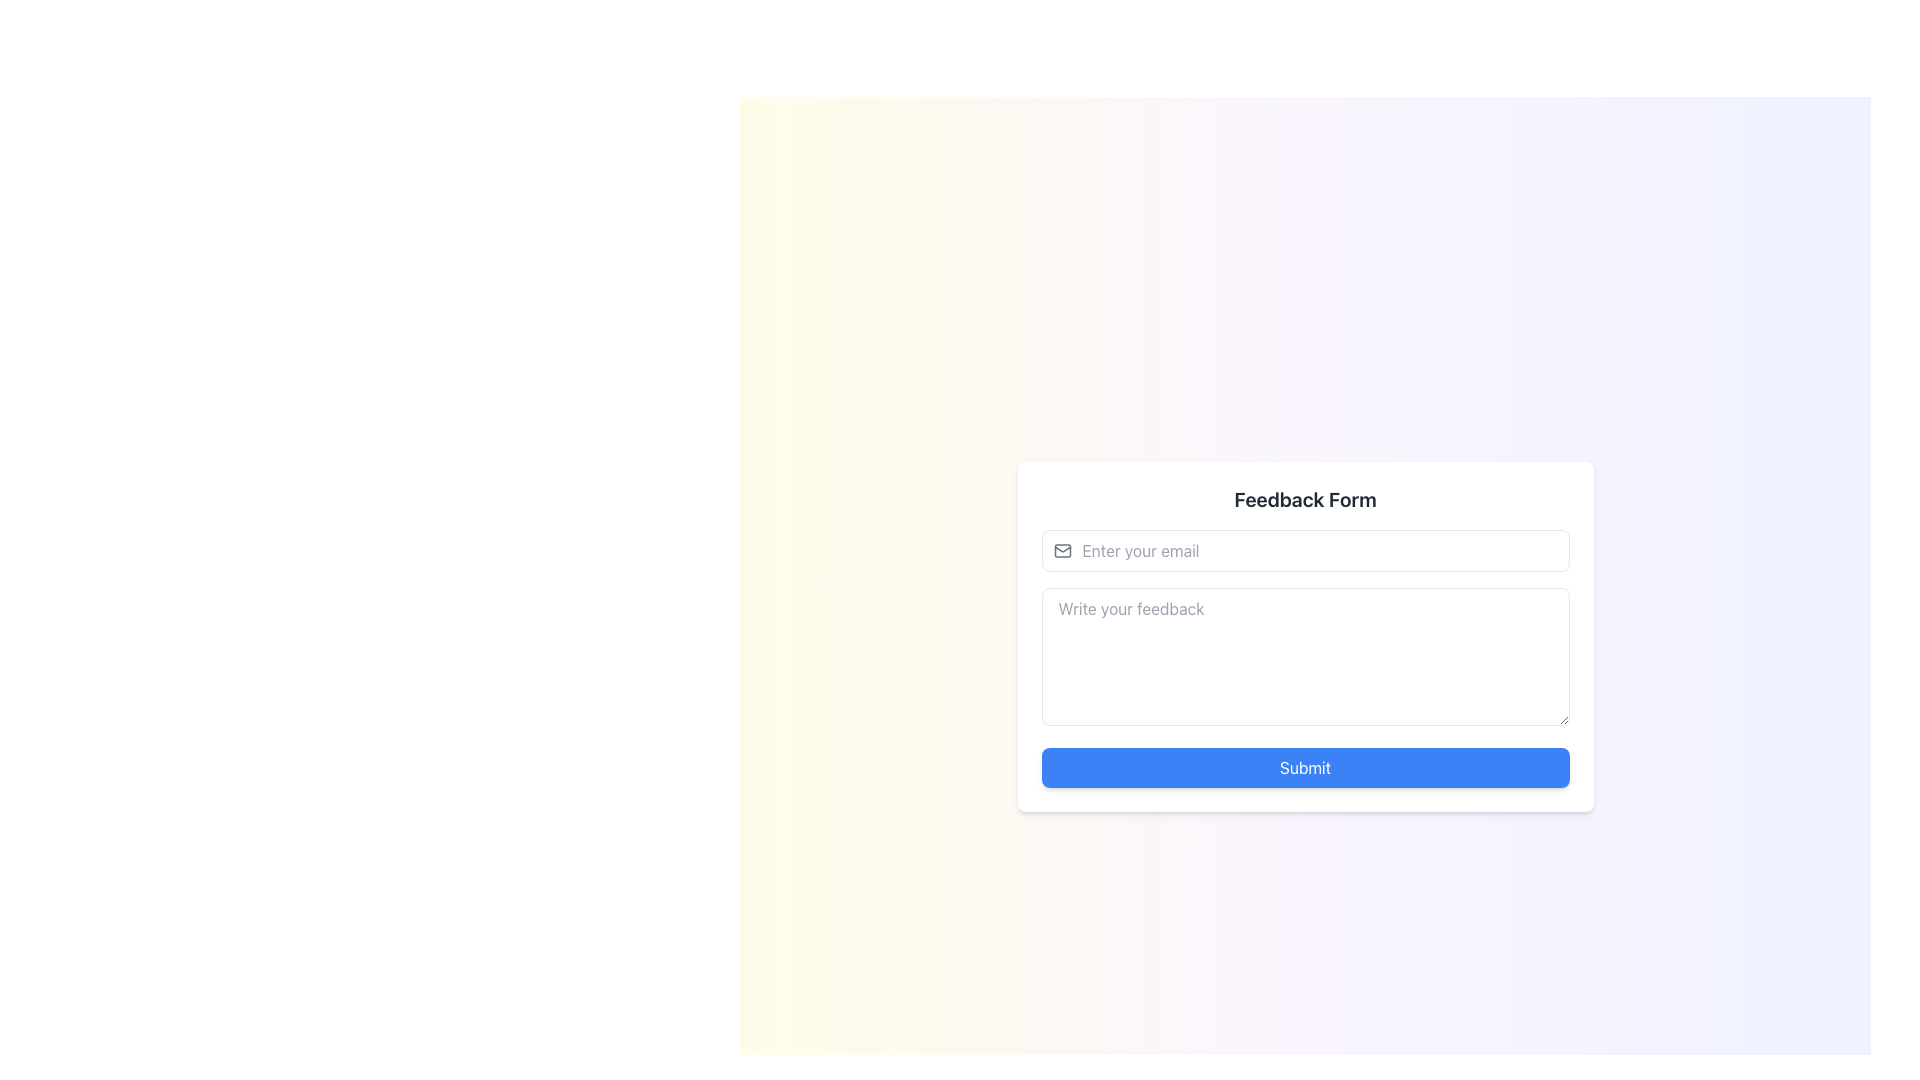  I want to click on the email input field with a placeholder 'Enter your email' to focus it, so click(1305, 551).